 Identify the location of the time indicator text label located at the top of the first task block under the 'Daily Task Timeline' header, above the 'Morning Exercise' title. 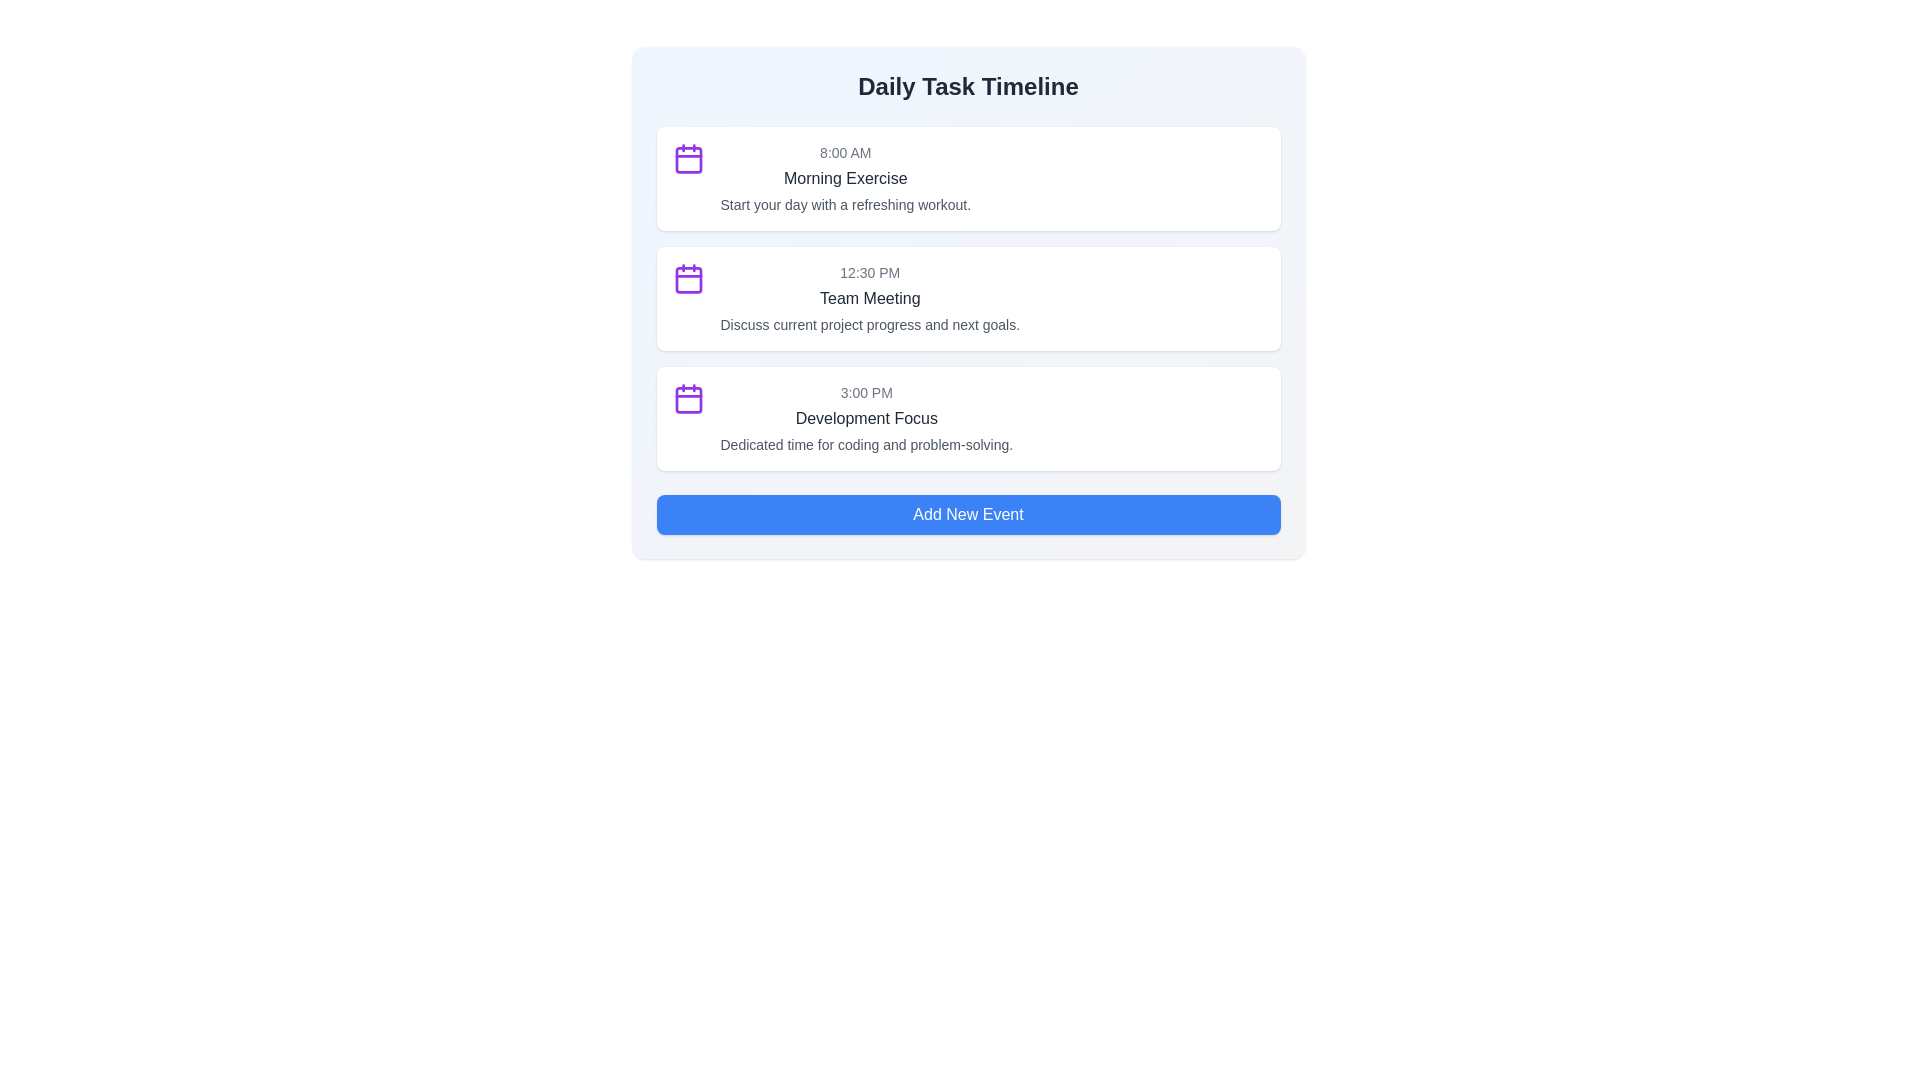
(845, 152).